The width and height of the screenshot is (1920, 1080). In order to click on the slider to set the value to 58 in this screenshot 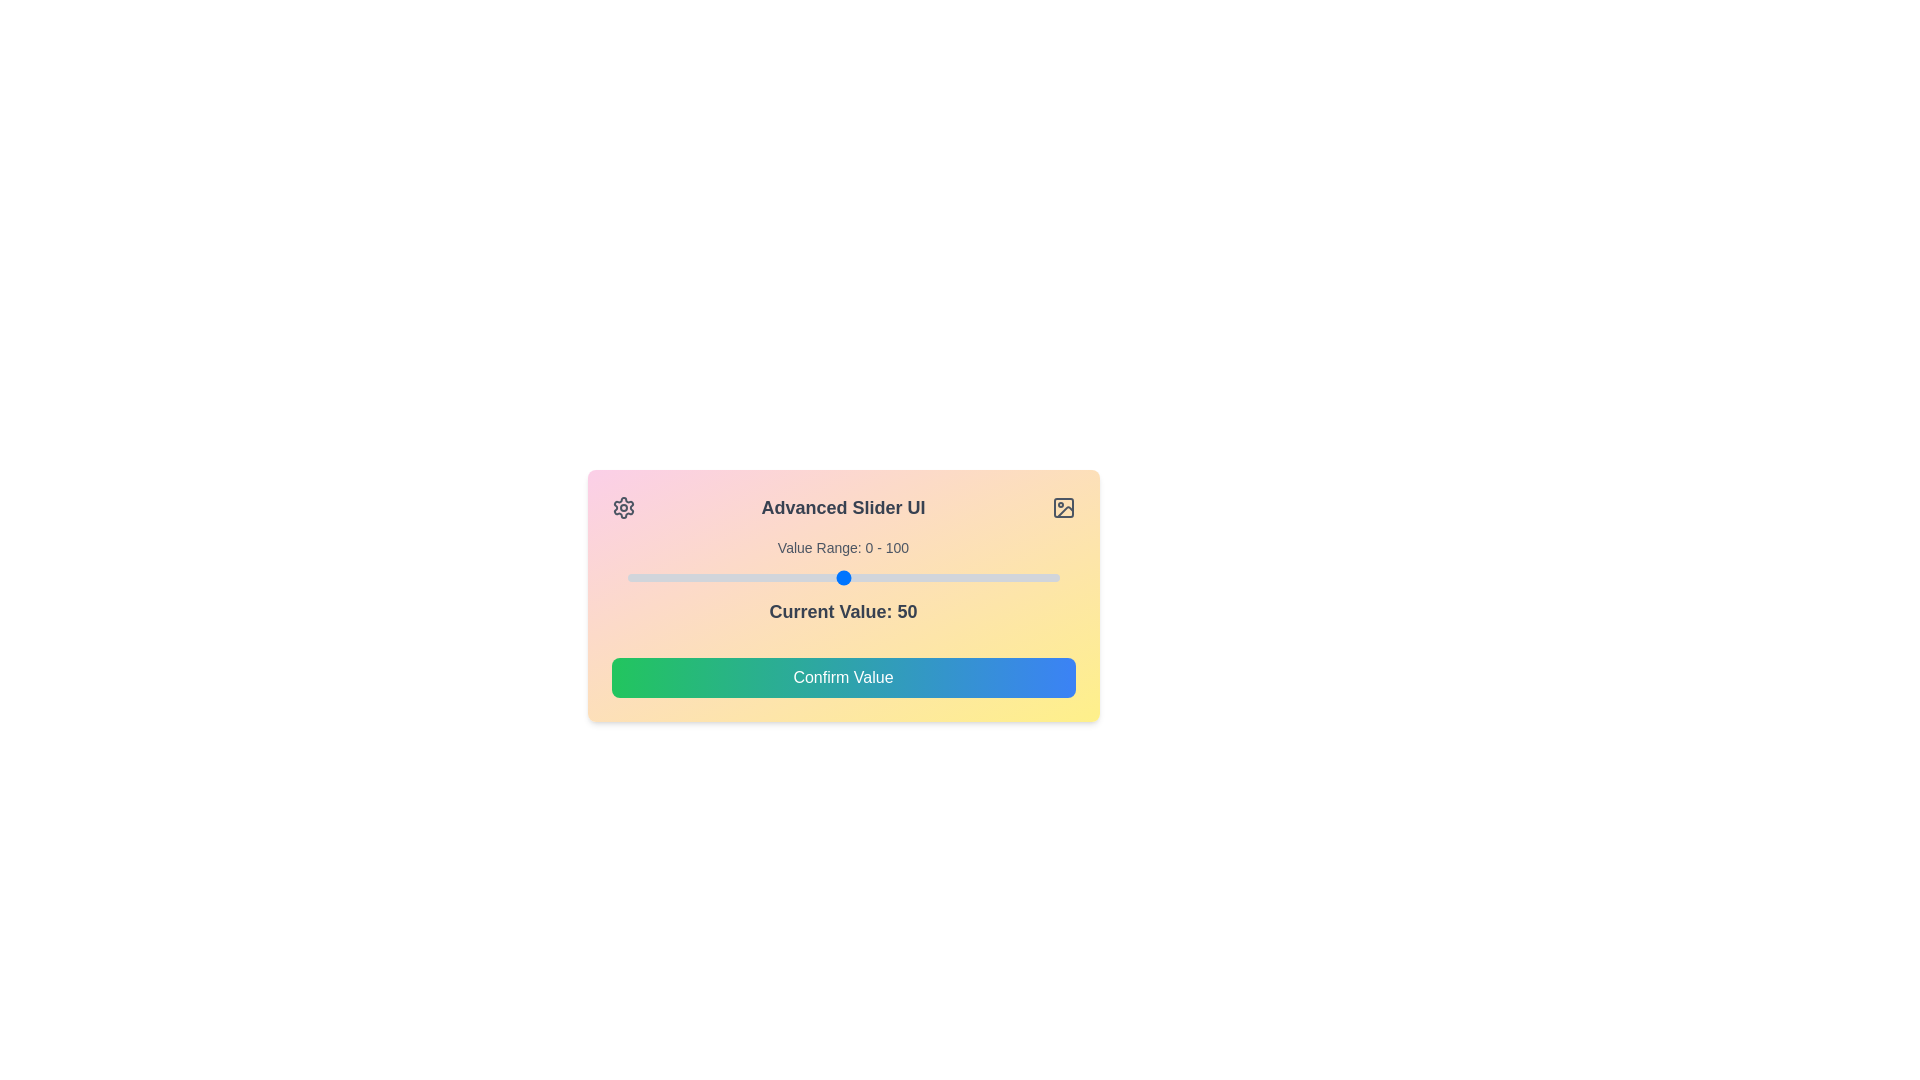, I will do `click(878, 578)`.